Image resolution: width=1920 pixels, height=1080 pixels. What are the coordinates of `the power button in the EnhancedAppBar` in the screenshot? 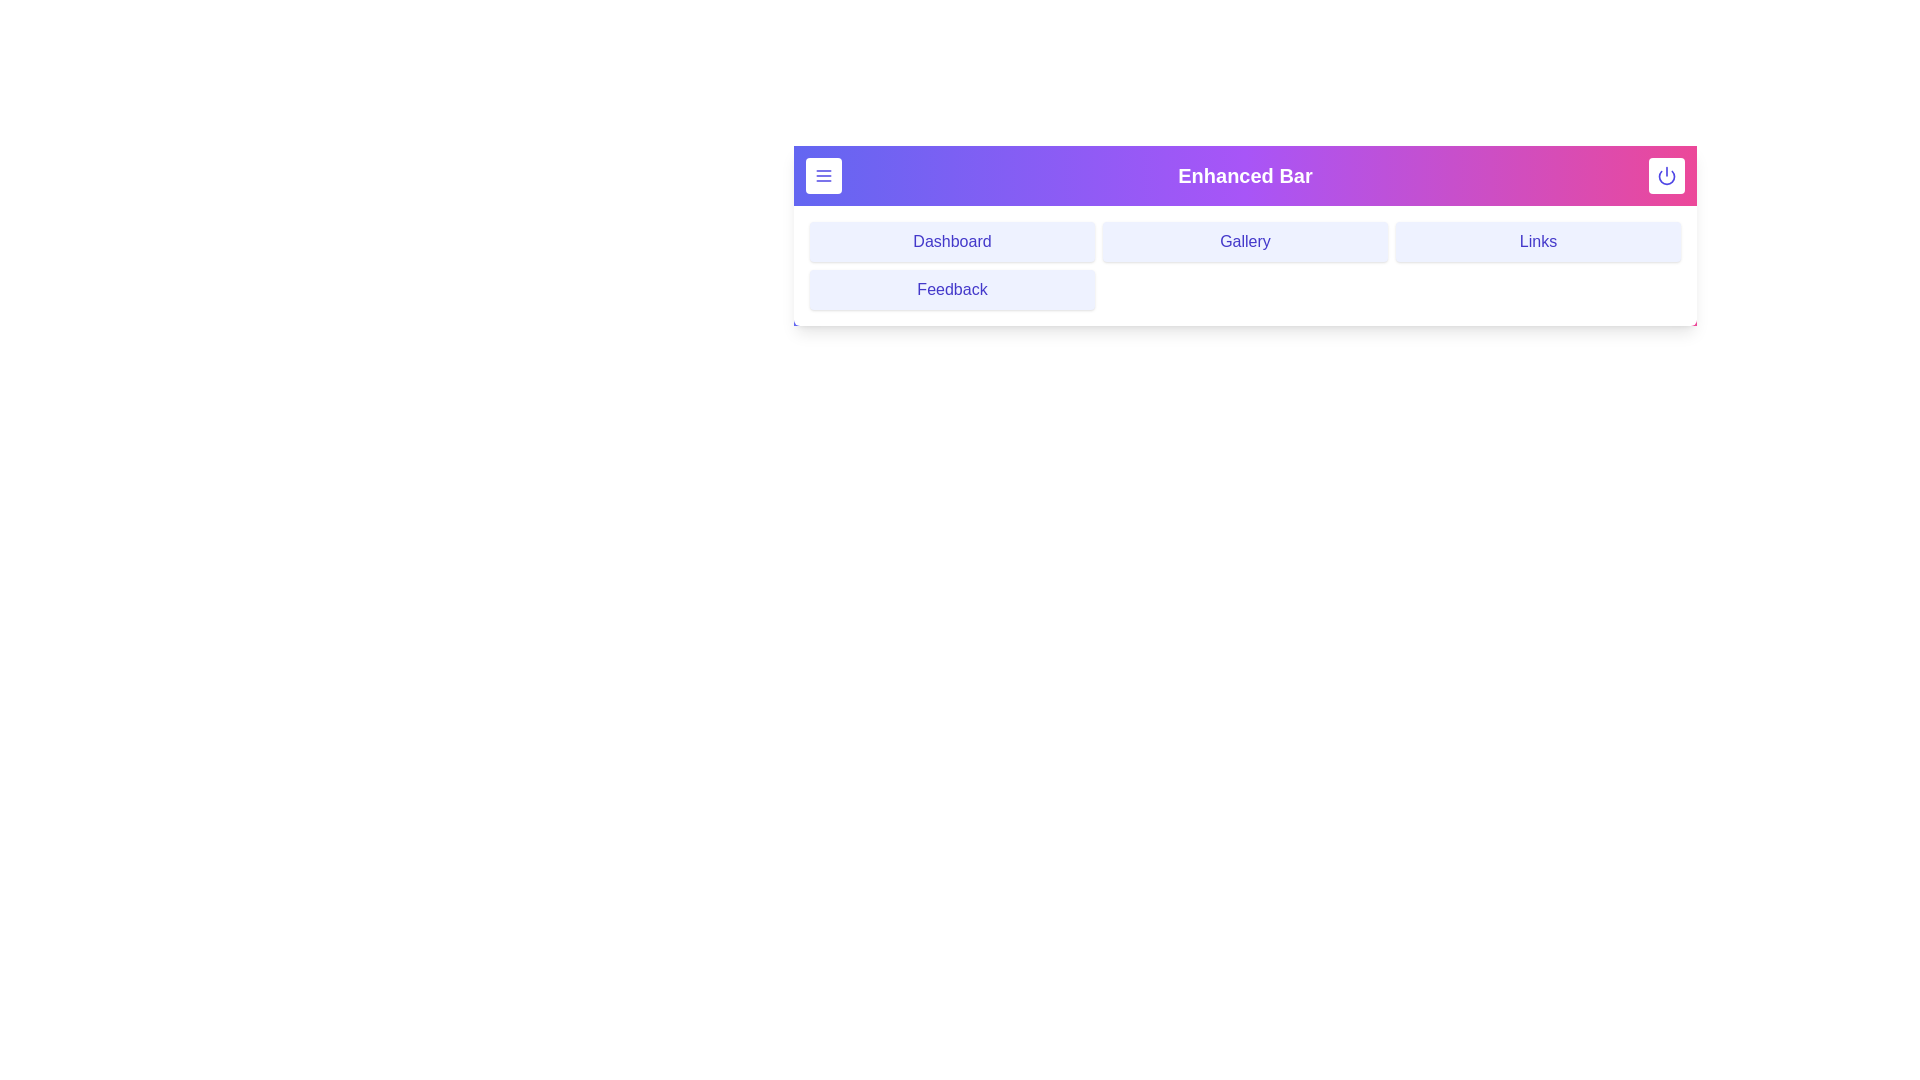 It's located at (1666, 175).